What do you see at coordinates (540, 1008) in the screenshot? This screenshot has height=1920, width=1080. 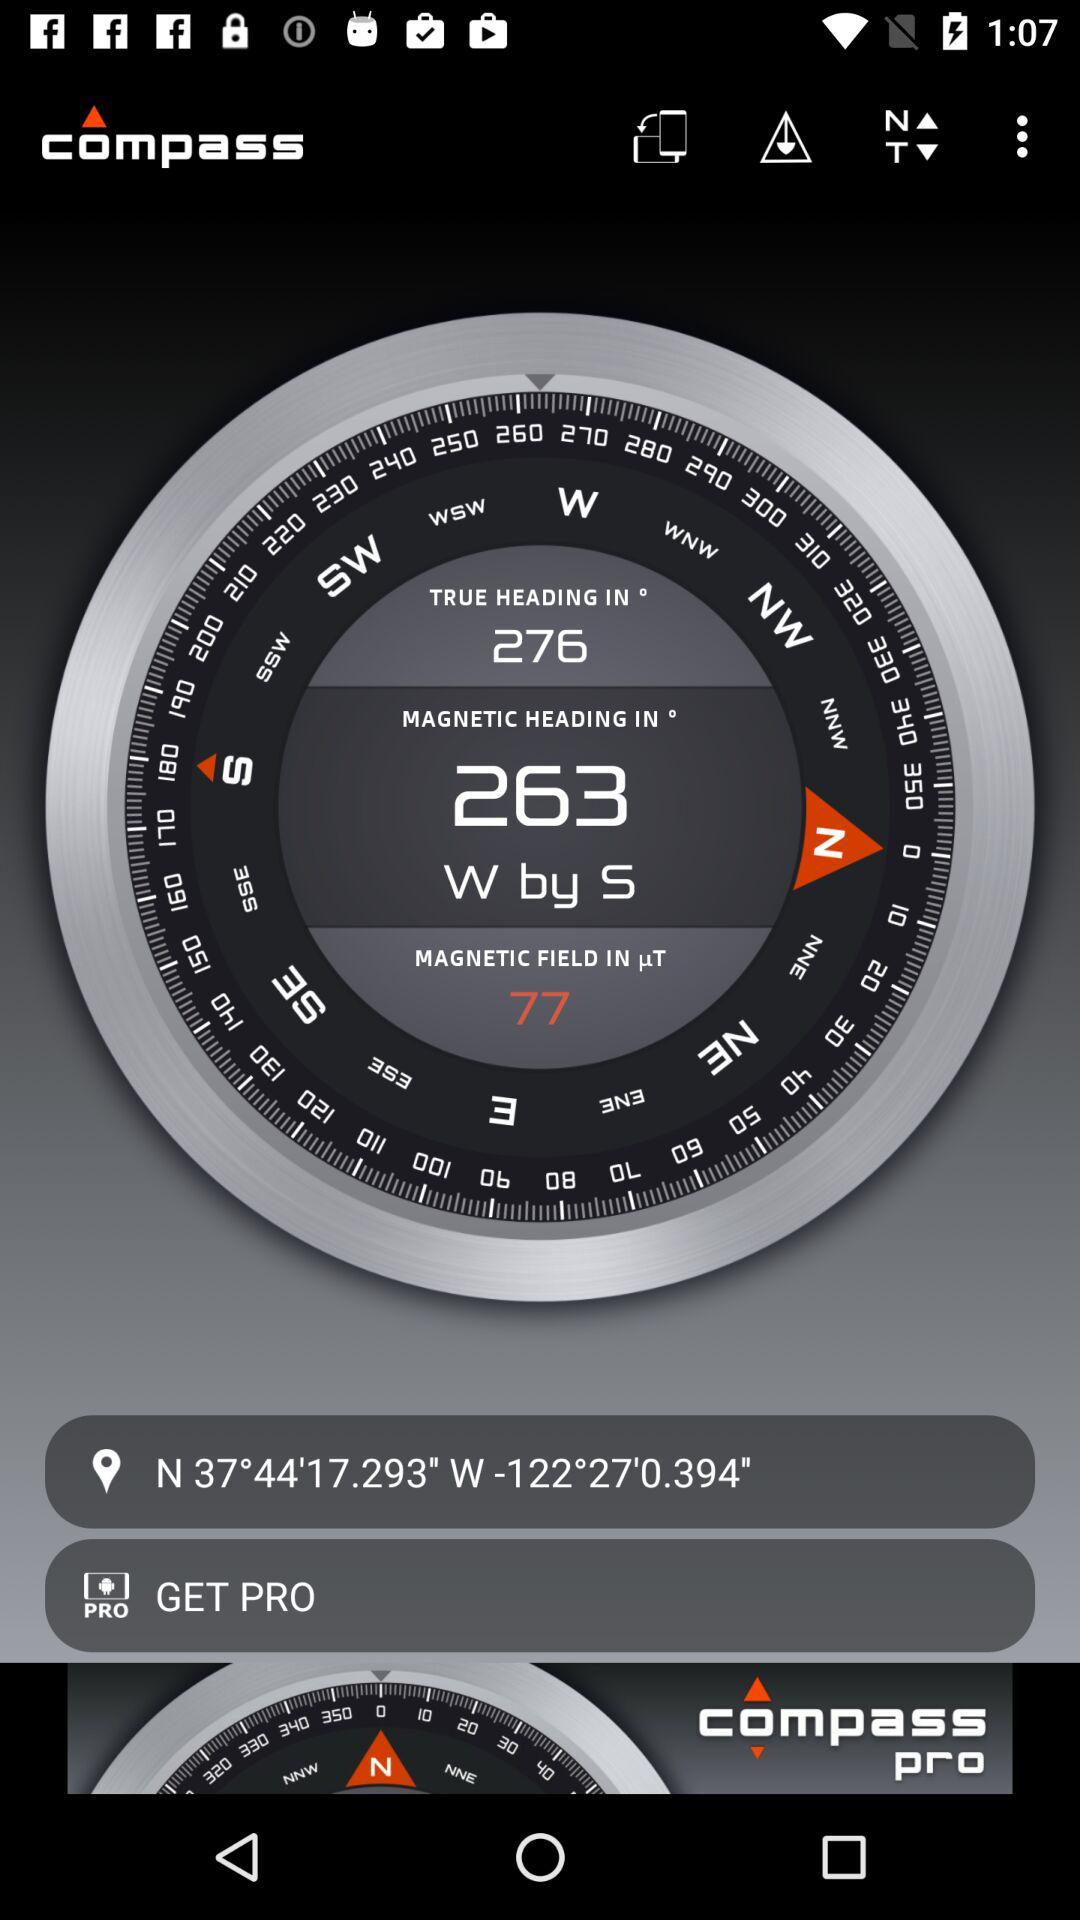 I see `the item below magnetic field in item` at bounding box center [540, 1008].